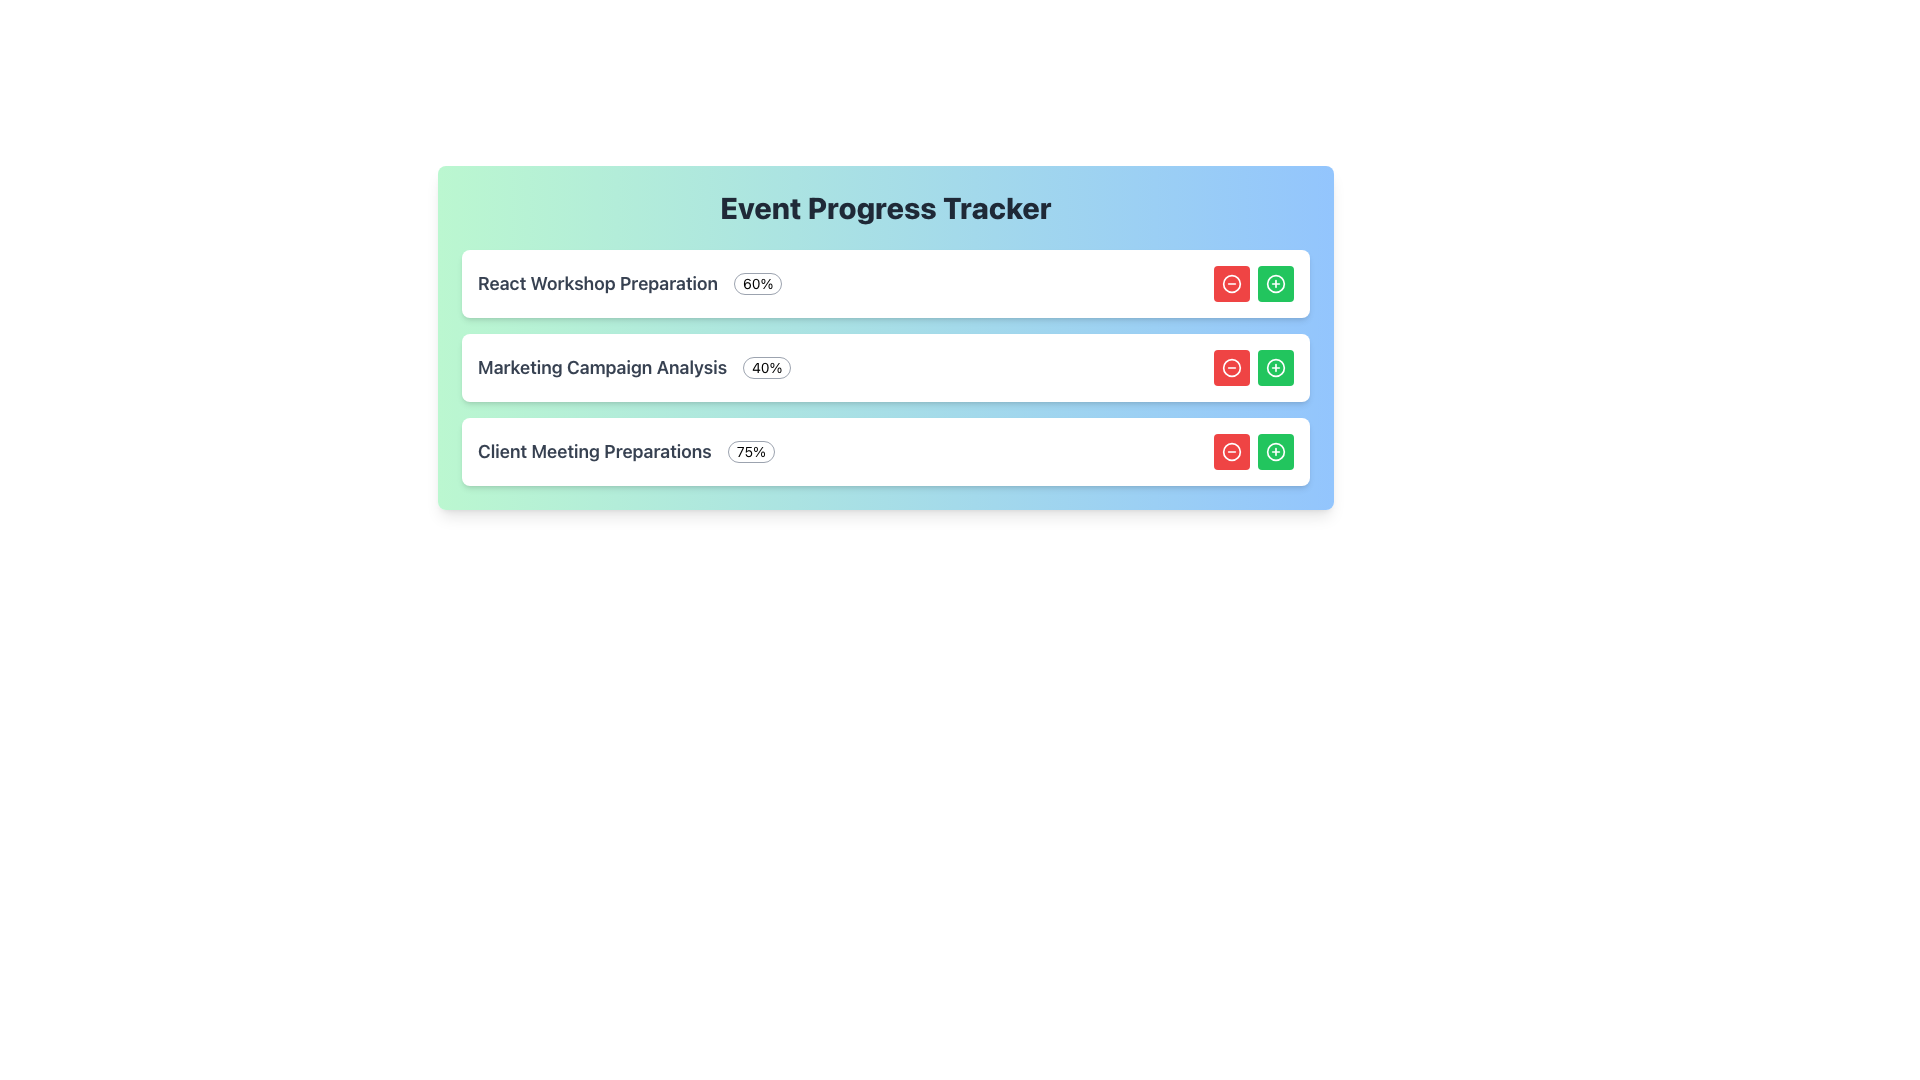  I want to click on the green circular shape within the 'circle-plus' icon, located at the right end of the progress tracker next to 'React Workshop Preparation', so click(1275, 284).